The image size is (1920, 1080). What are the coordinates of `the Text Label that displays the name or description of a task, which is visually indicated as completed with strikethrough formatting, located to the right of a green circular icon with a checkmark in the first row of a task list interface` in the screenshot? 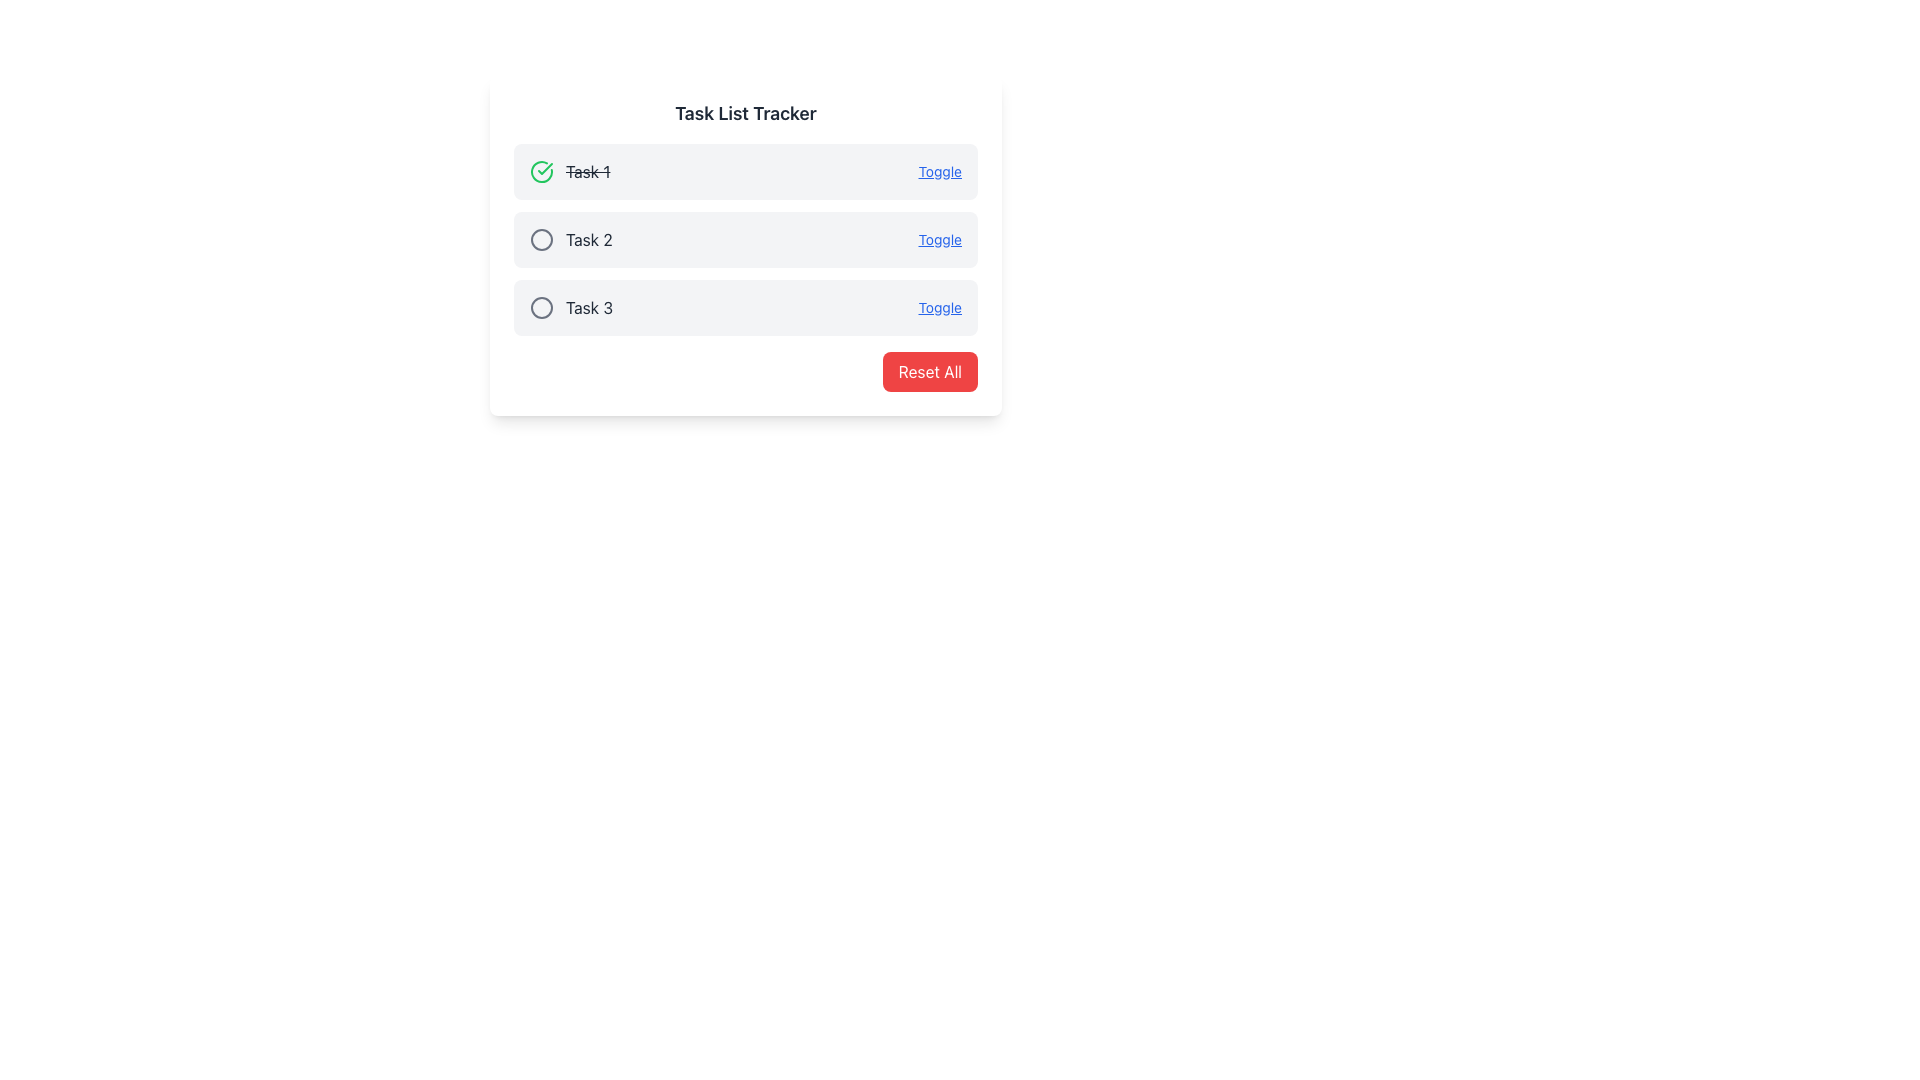 It's located at (587, 171).